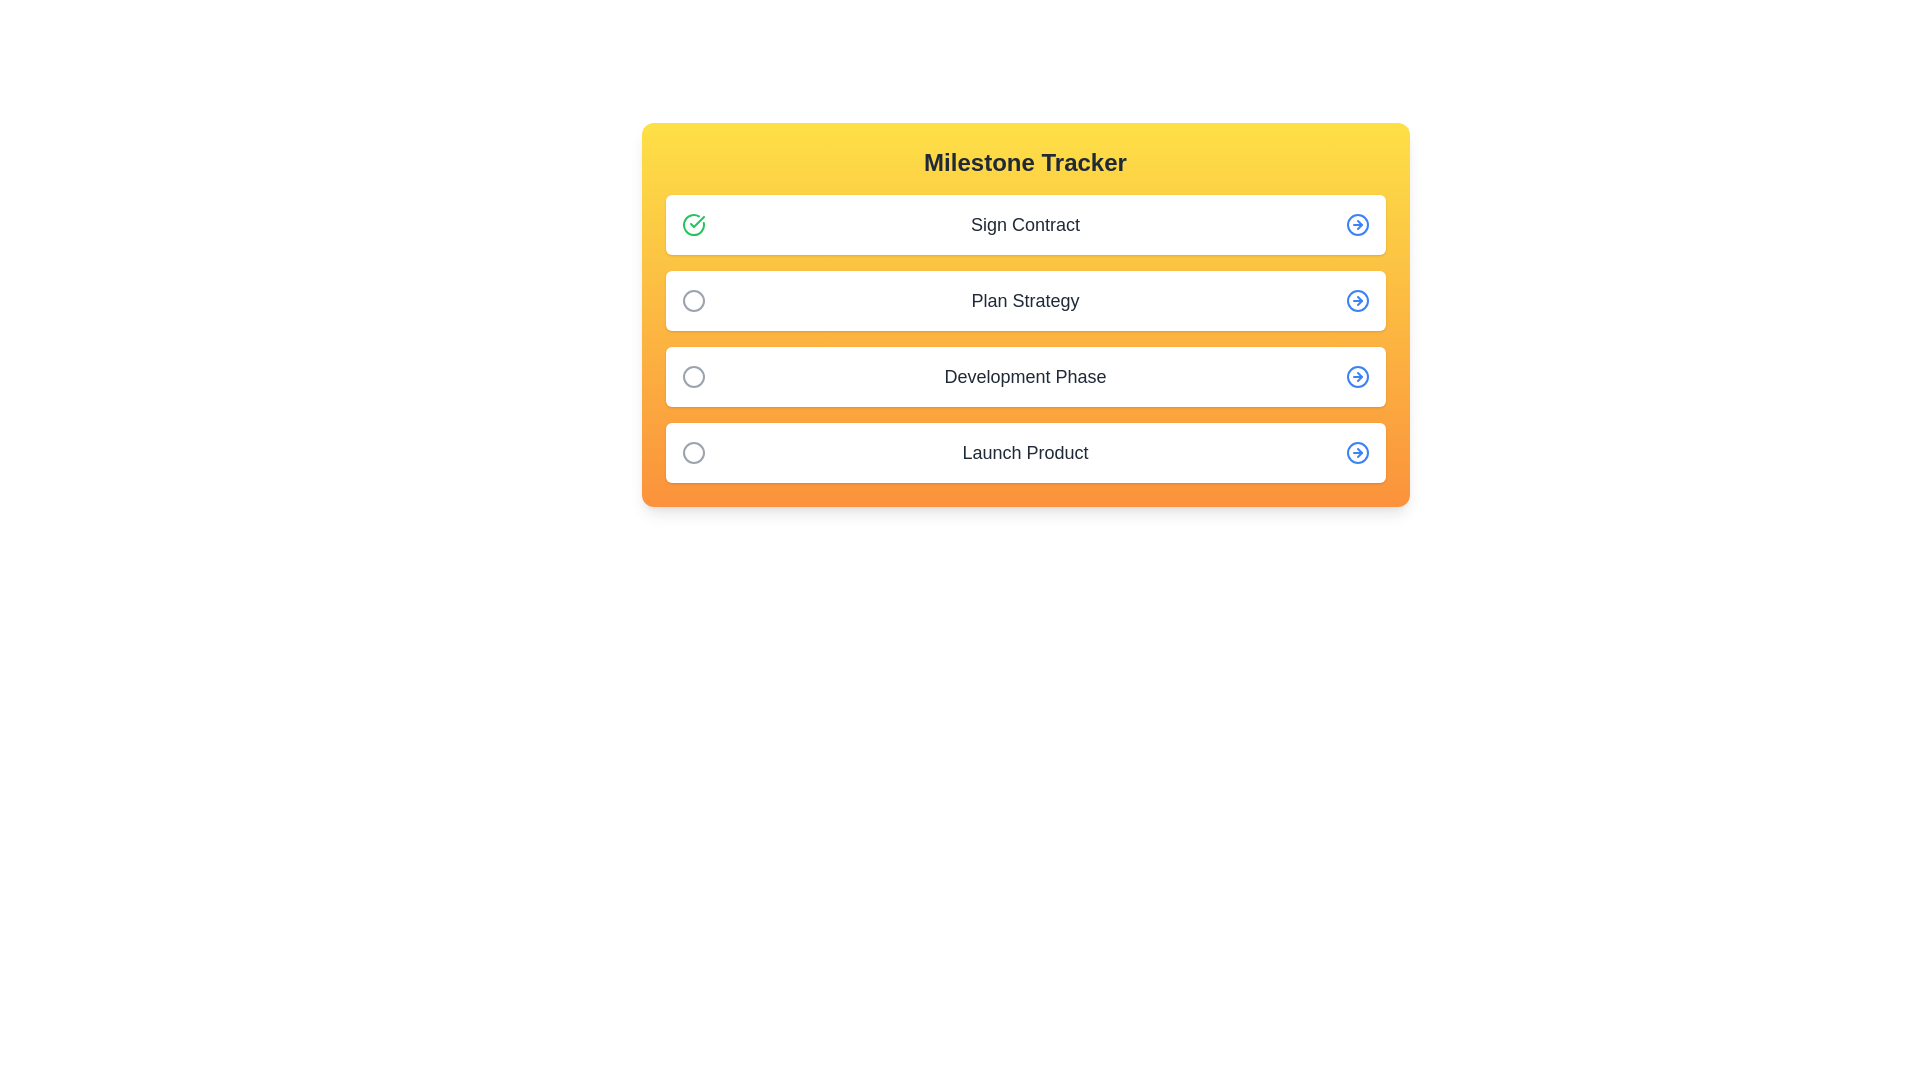  I want to click on the first milestone item labeled 'Sign Contract' in the Milestone Tracker list, so click(1025, 224).